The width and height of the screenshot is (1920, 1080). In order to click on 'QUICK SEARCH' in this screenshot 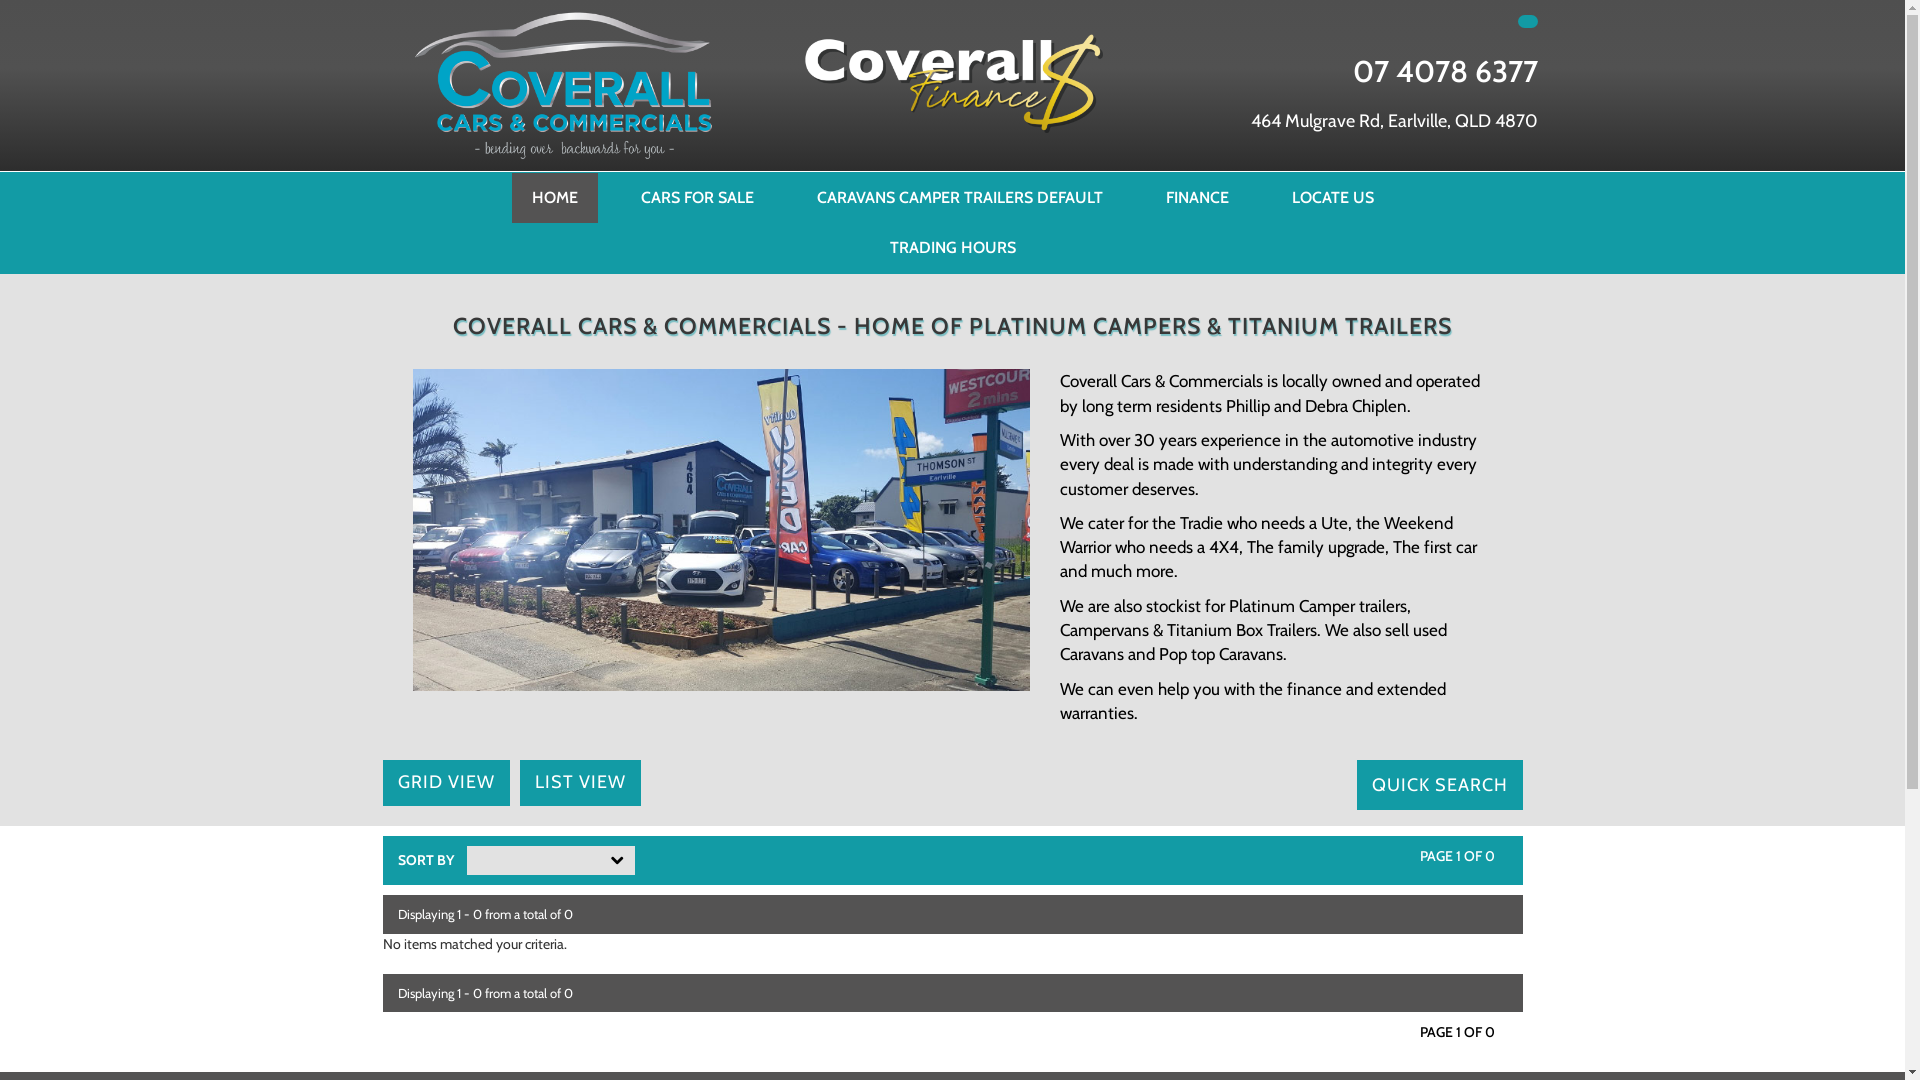, I will do `click(1356, 784)`.